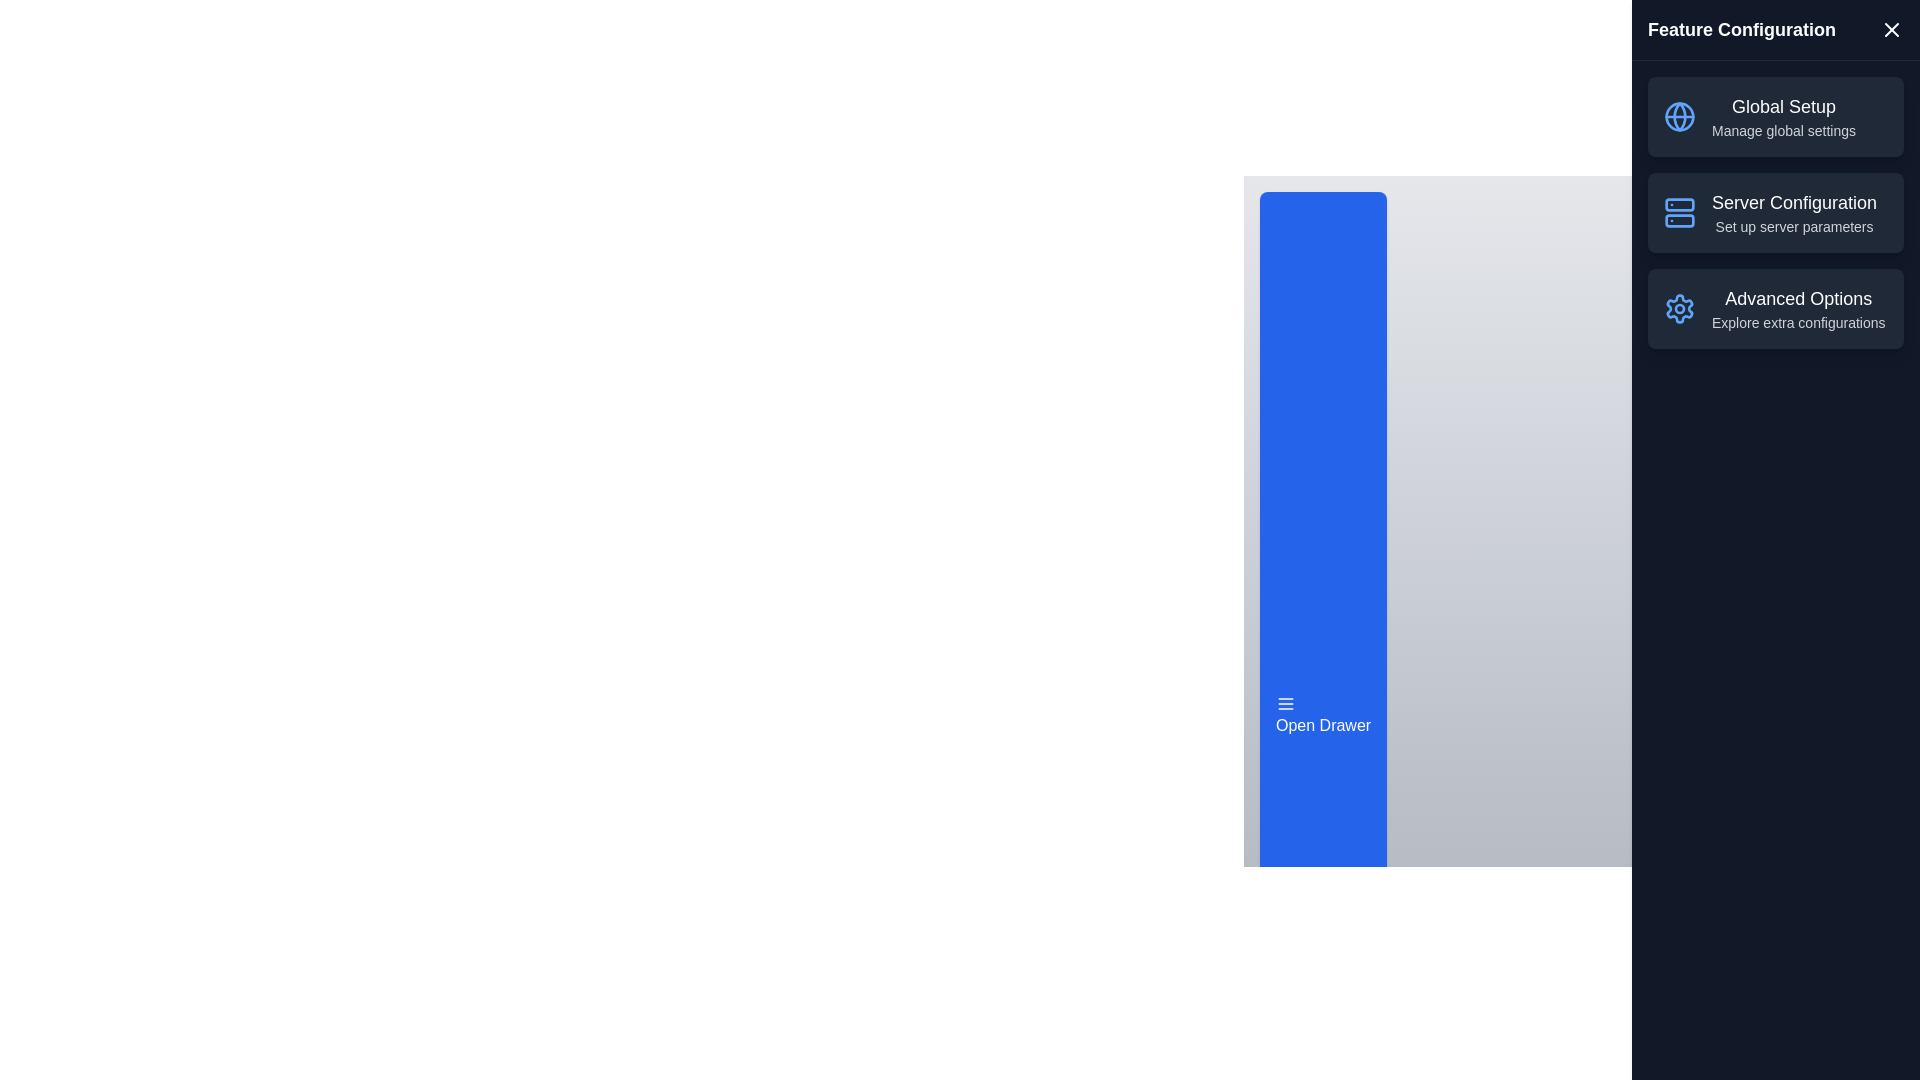 This screenshot has width=1920, height=1080. What do you see at coordinates (1776, 212) in the screenshot?
I see `the feature item Server Configuration in the list` at bounding box center [1776, 212].